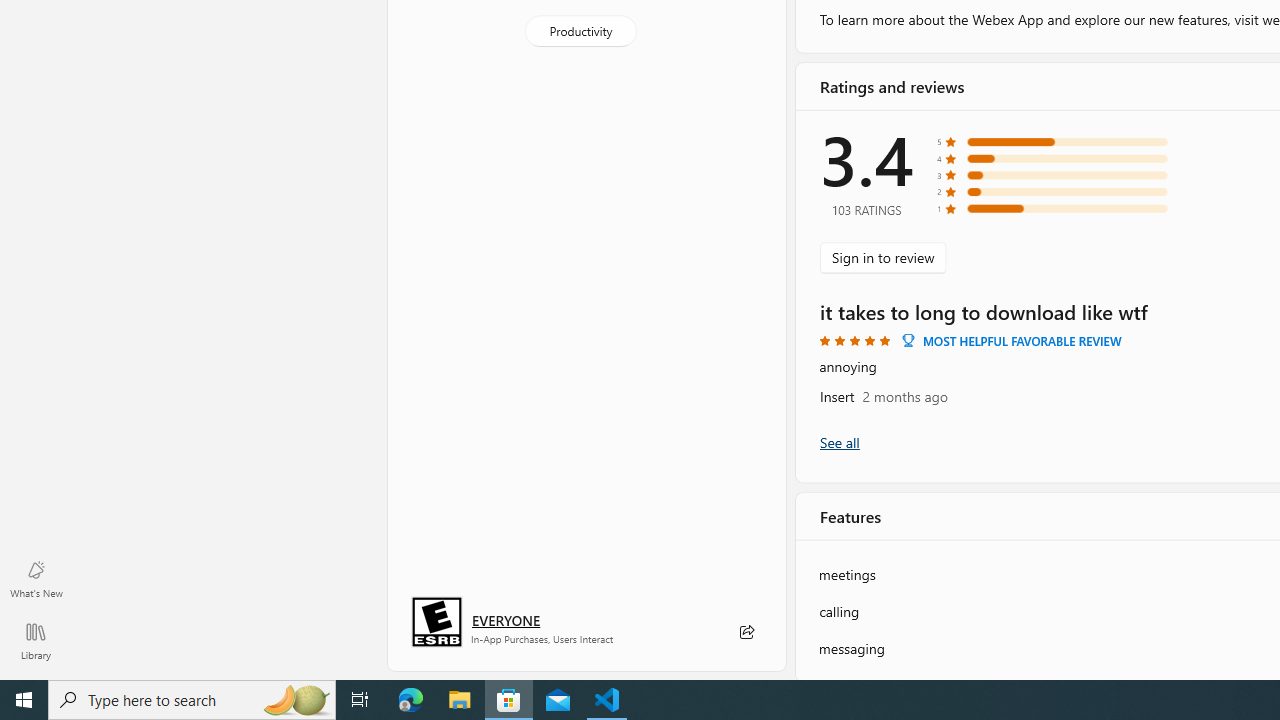  Describe the element at coordinates (882, 256) in the screenshot. I see `'Sign in to review'` at that location.